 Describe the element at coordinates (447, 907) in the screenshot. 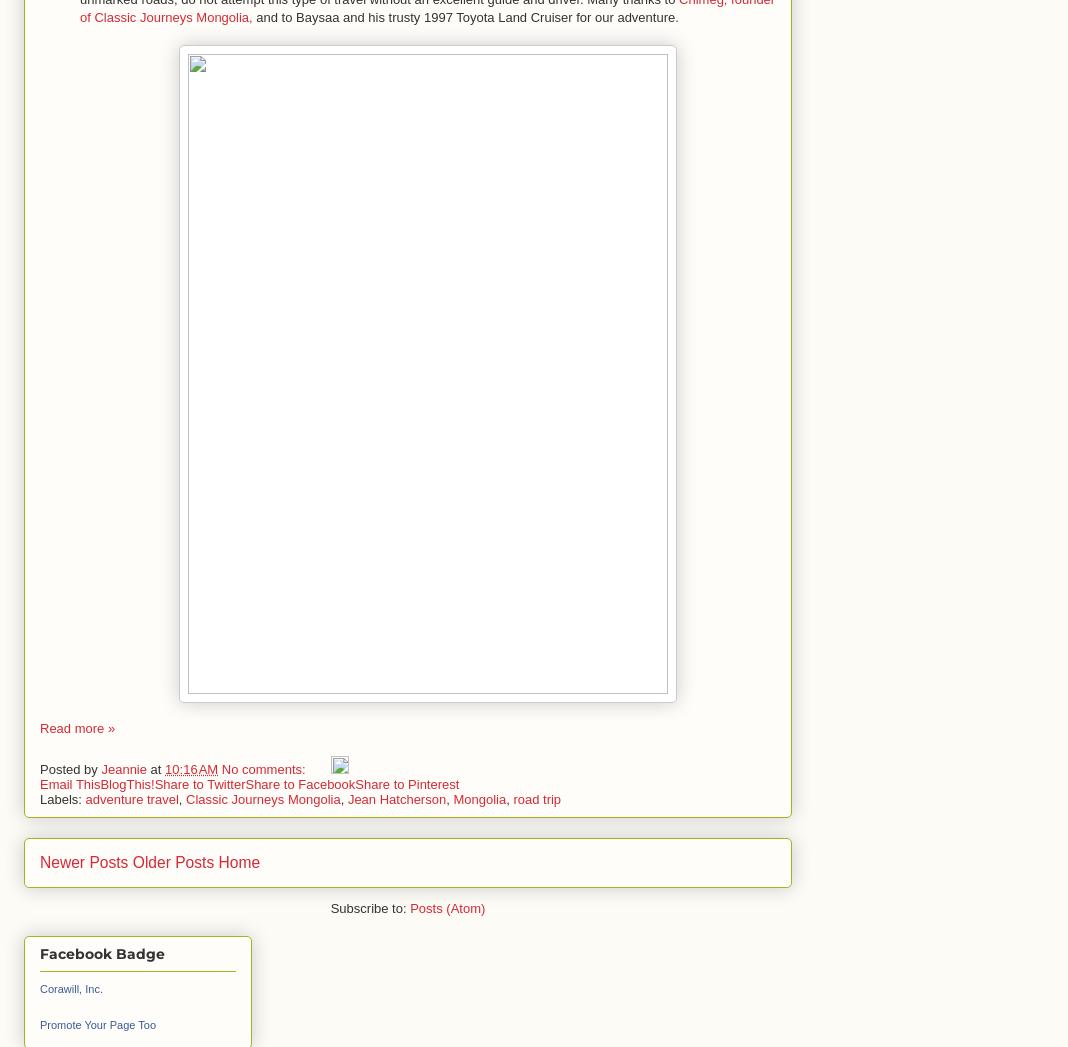

I see `'Posts (Atom)'` at that location.